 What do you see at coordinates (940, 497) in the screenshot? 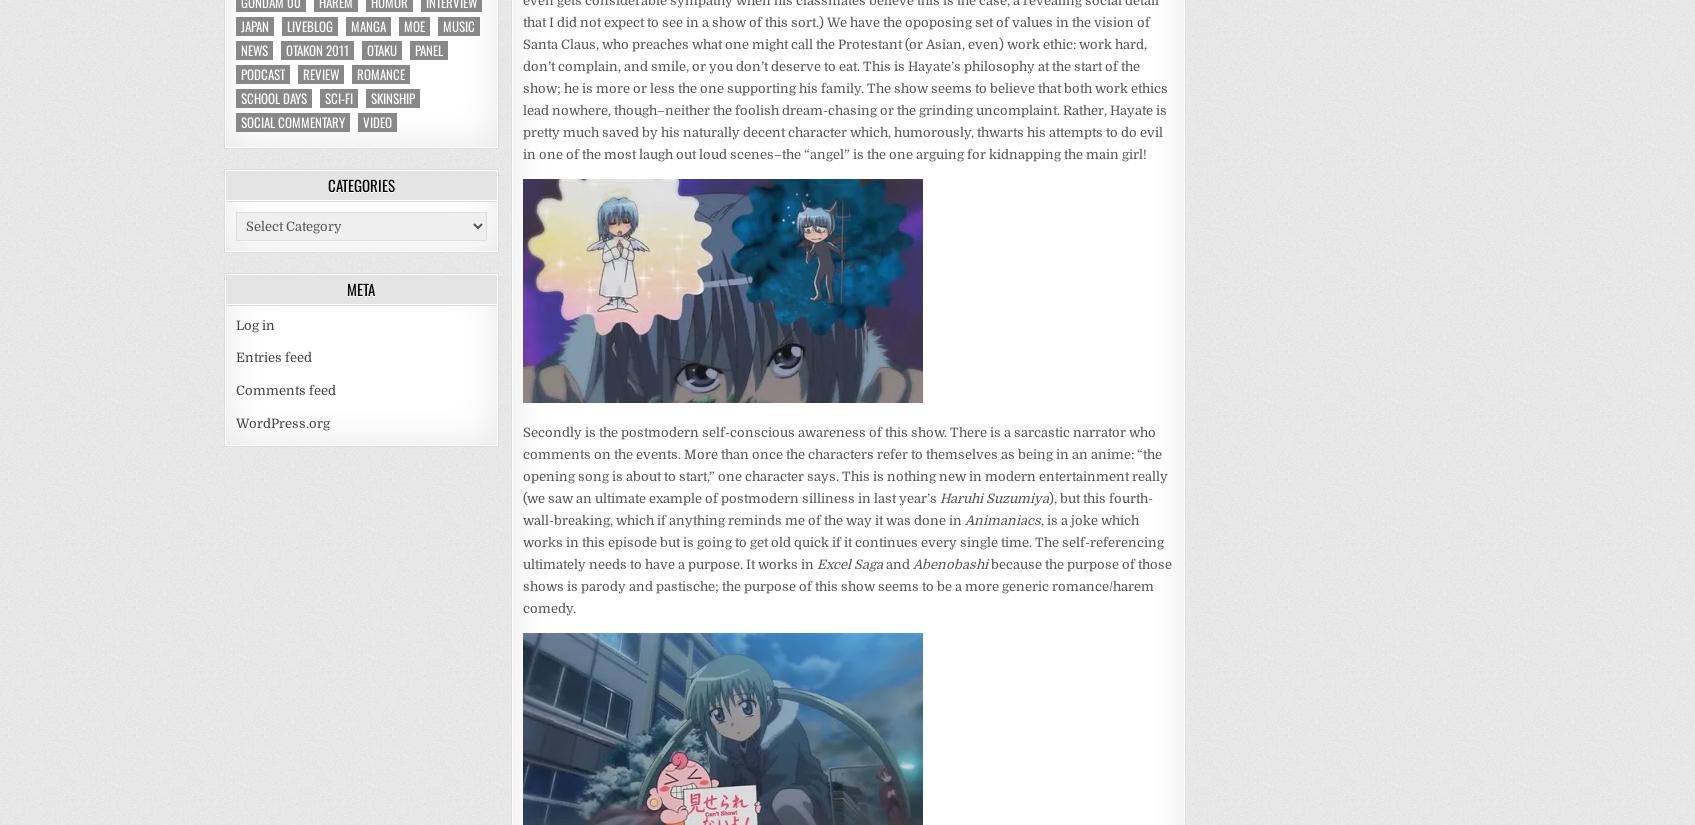
I see `'Haruhi Suzumiya'` at bounding box center [940, 497].